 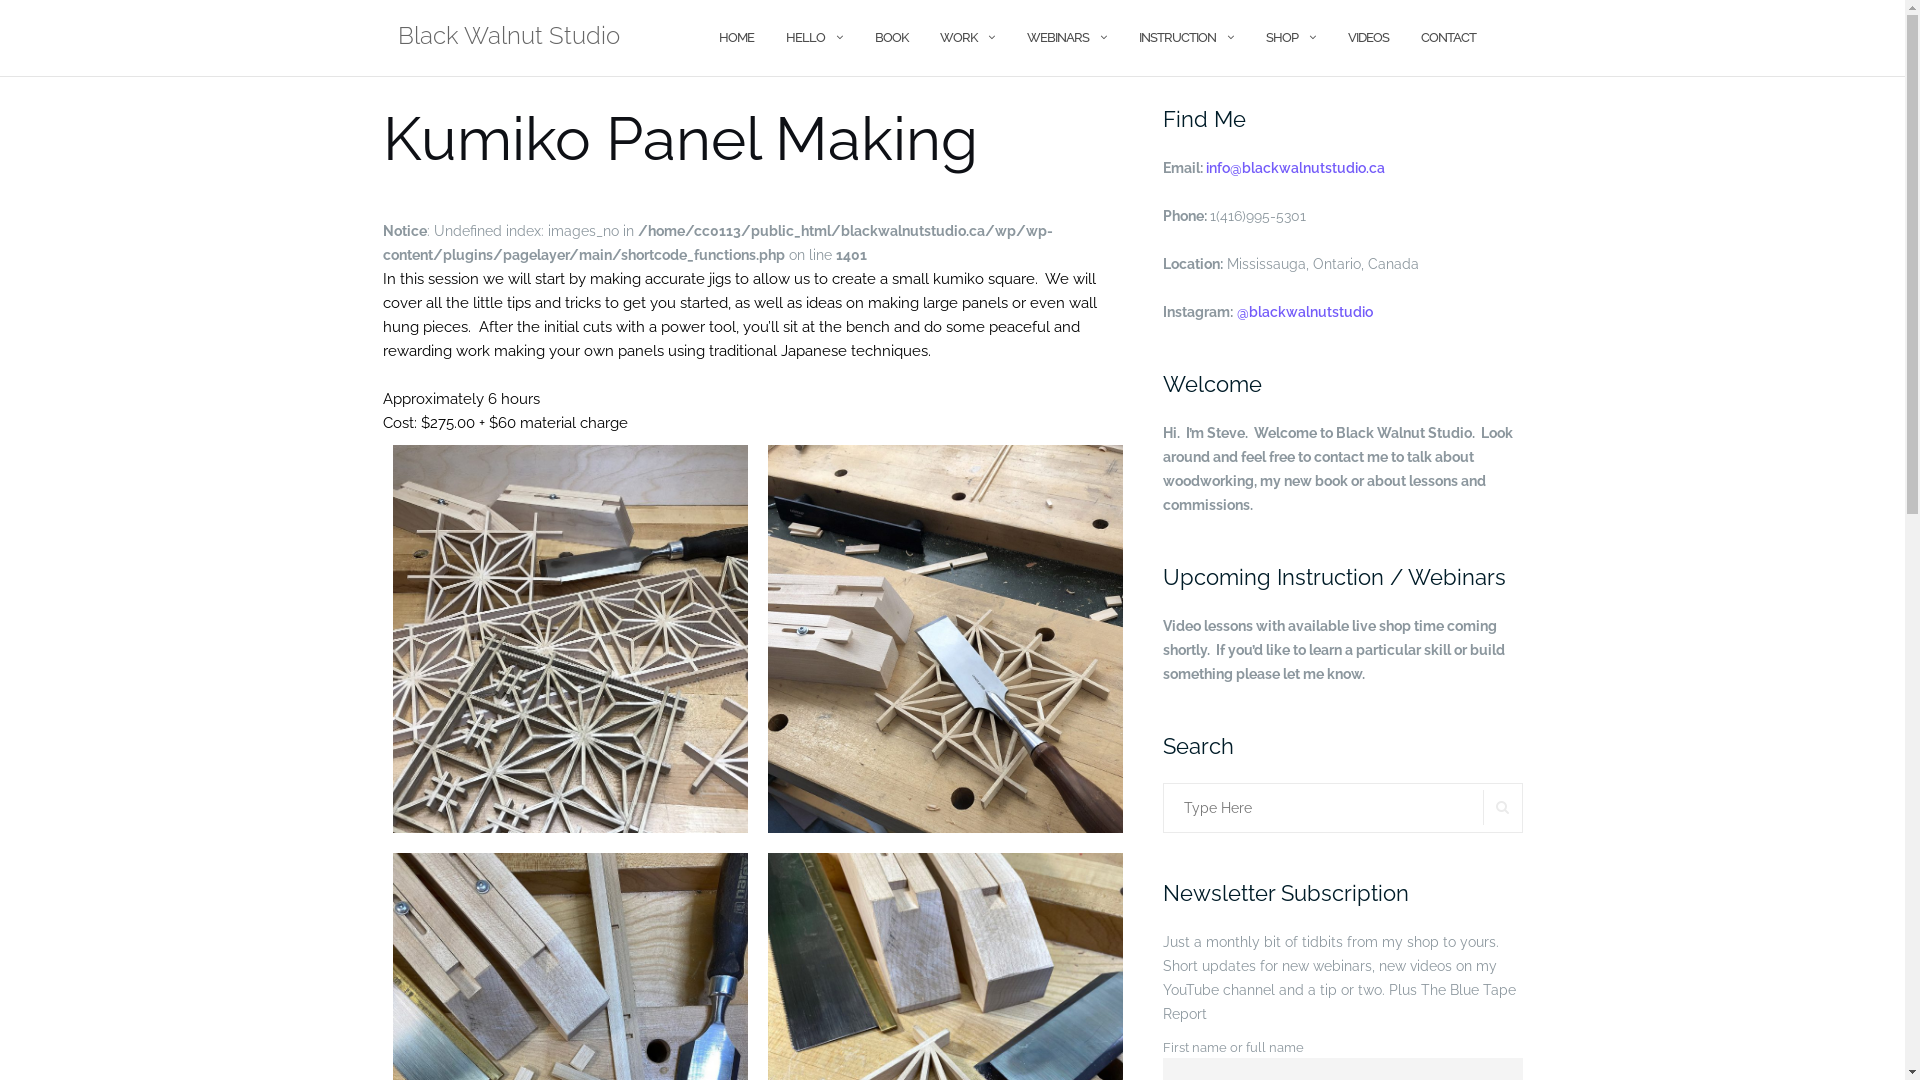 What do you see at coordinates (1281, 37) in the screenshot?
I see `'SHOP'` at bounding box center [1281, 37].